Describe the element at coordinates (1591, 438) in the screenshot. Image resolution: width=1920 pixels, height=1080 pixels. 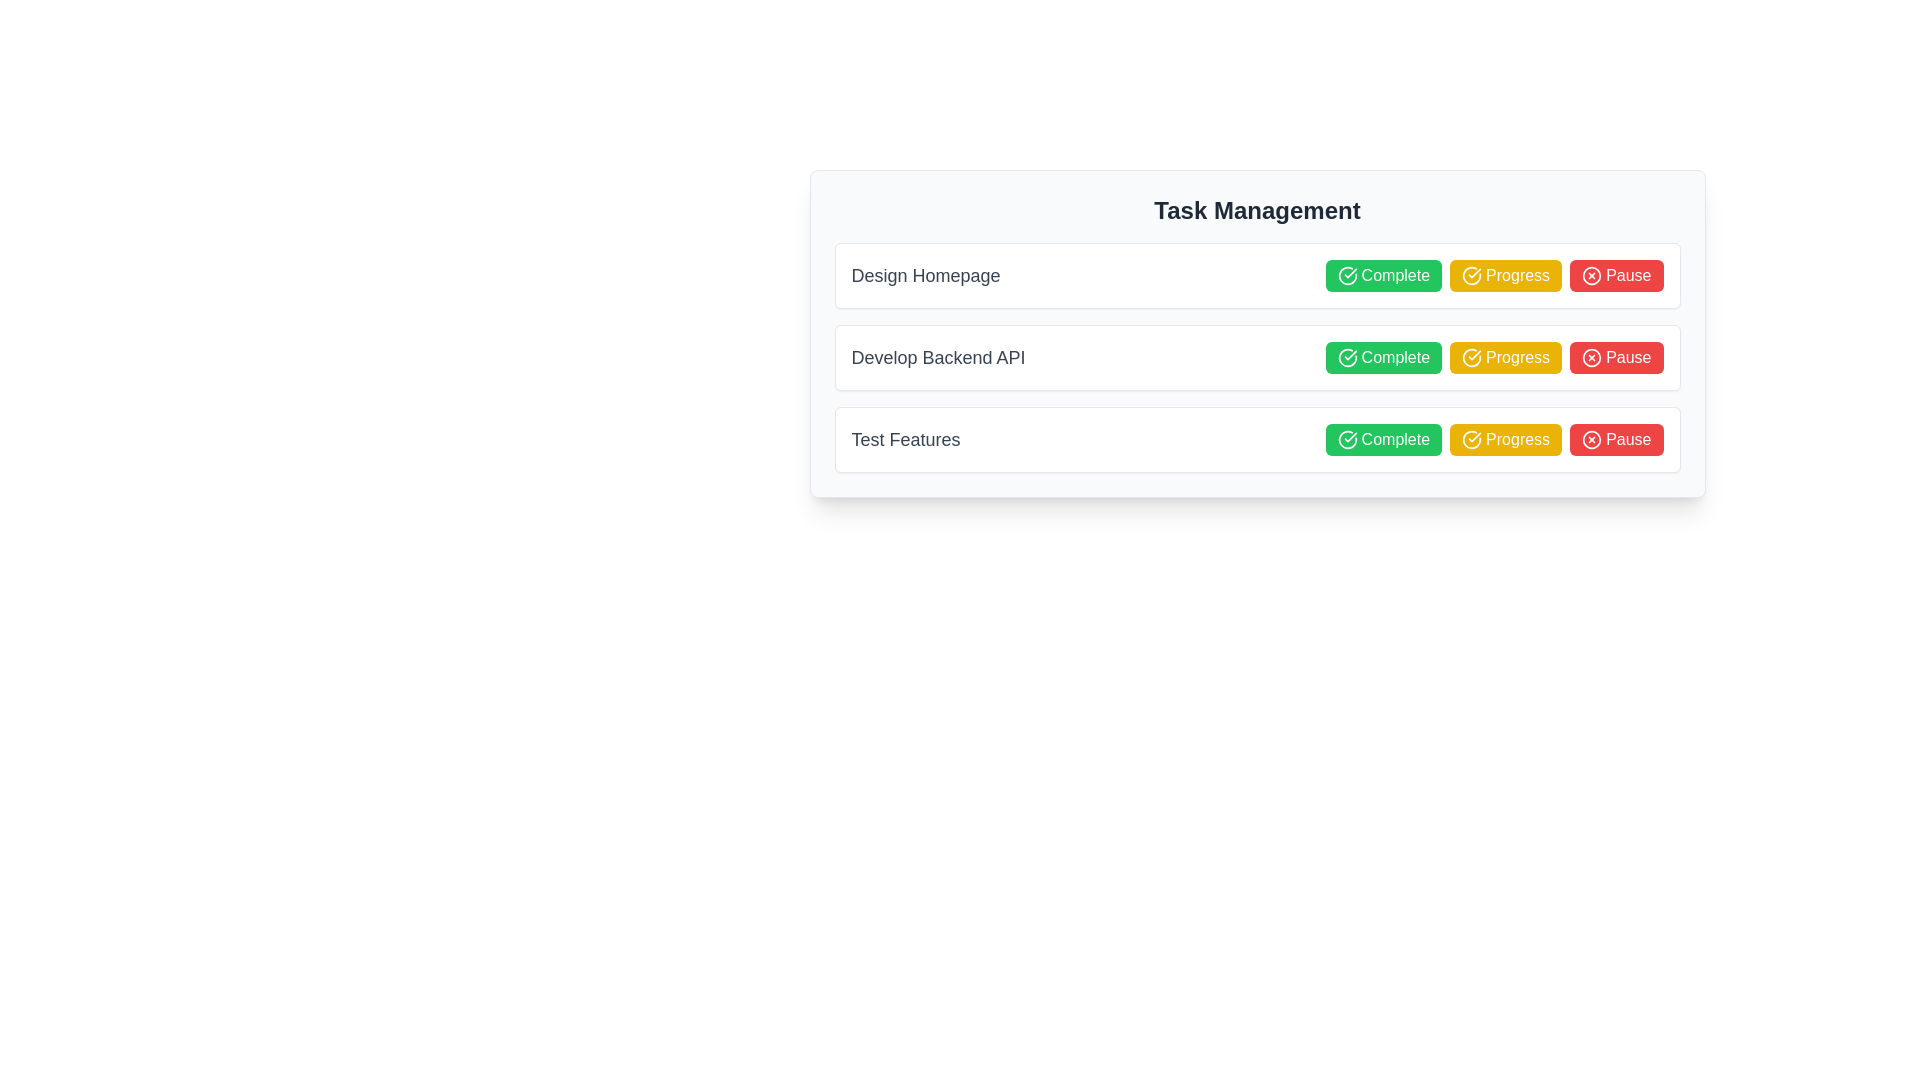
I see `the 'Pause' icon, which is the rightmost icon in the third row of the task management table, representing the pause action` at that location.